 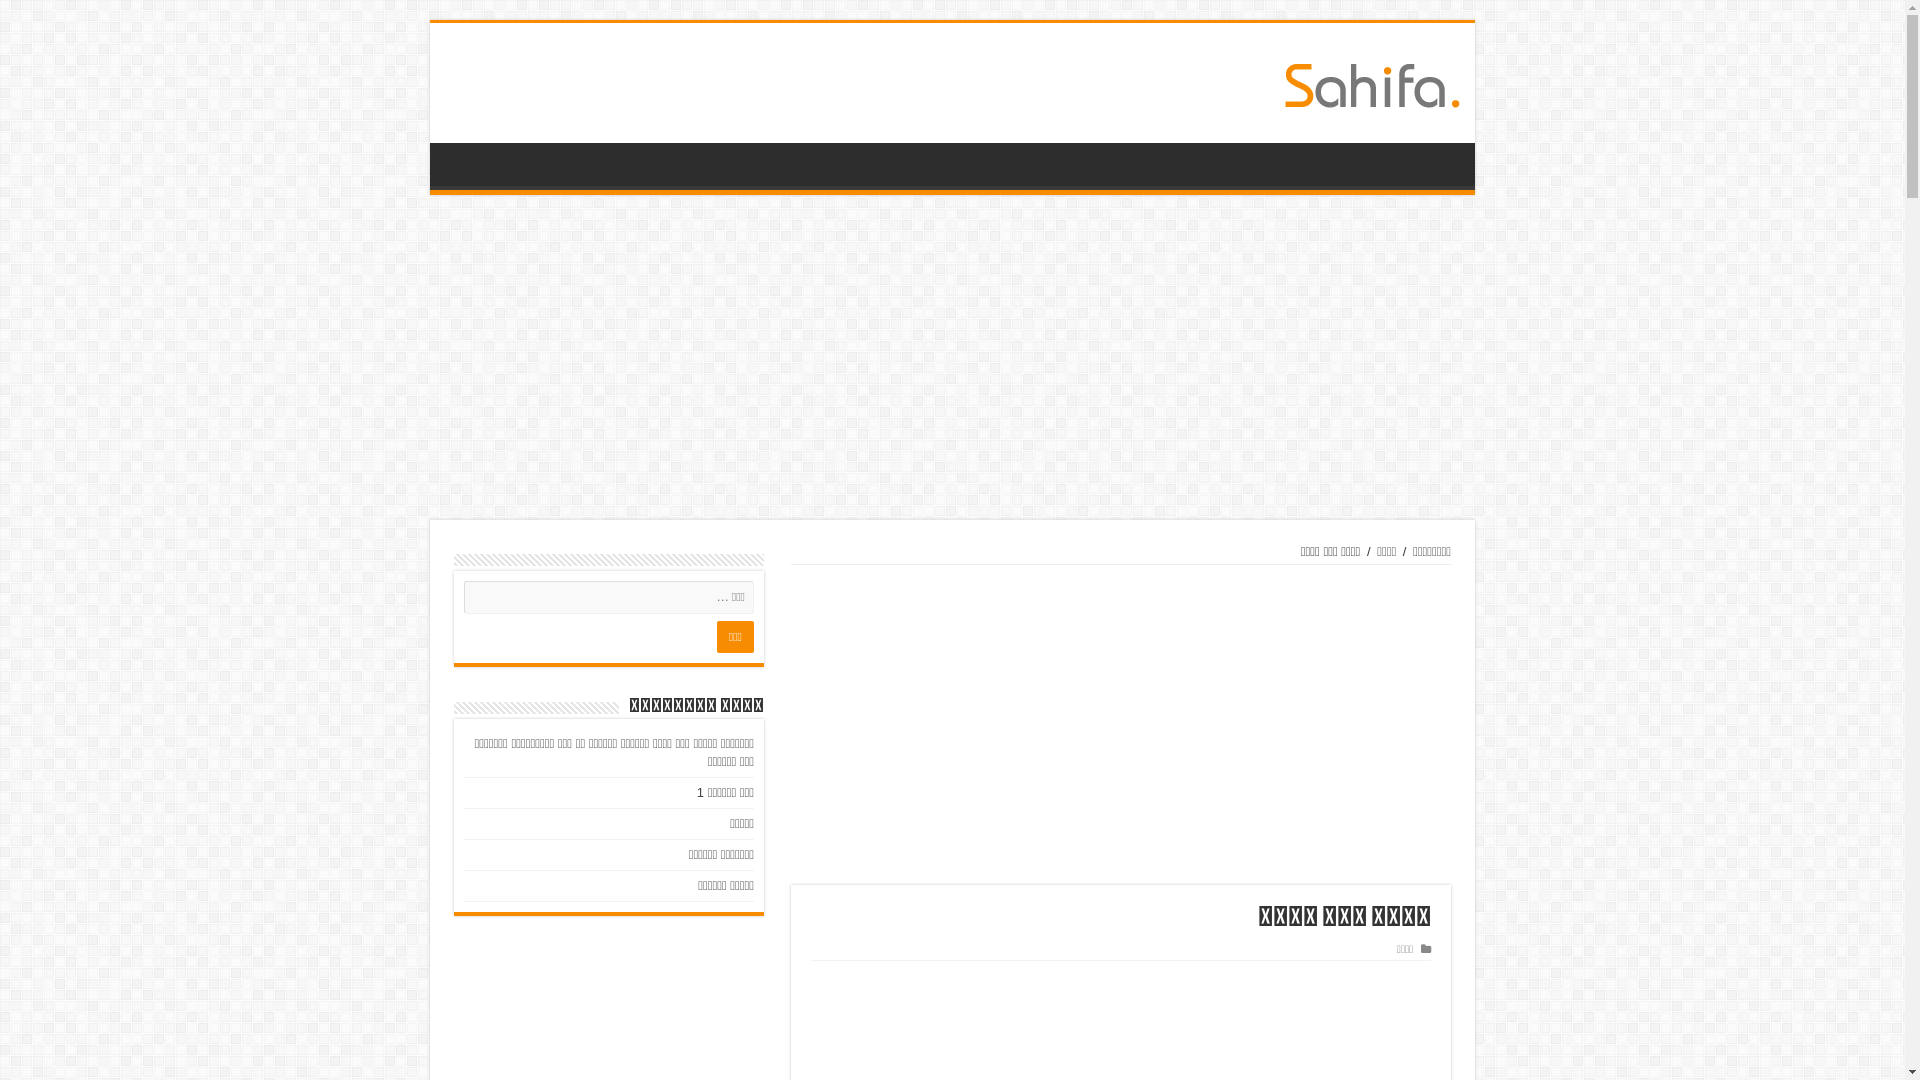 I want to click on 'Advertisement', so click(x=950, y=358).